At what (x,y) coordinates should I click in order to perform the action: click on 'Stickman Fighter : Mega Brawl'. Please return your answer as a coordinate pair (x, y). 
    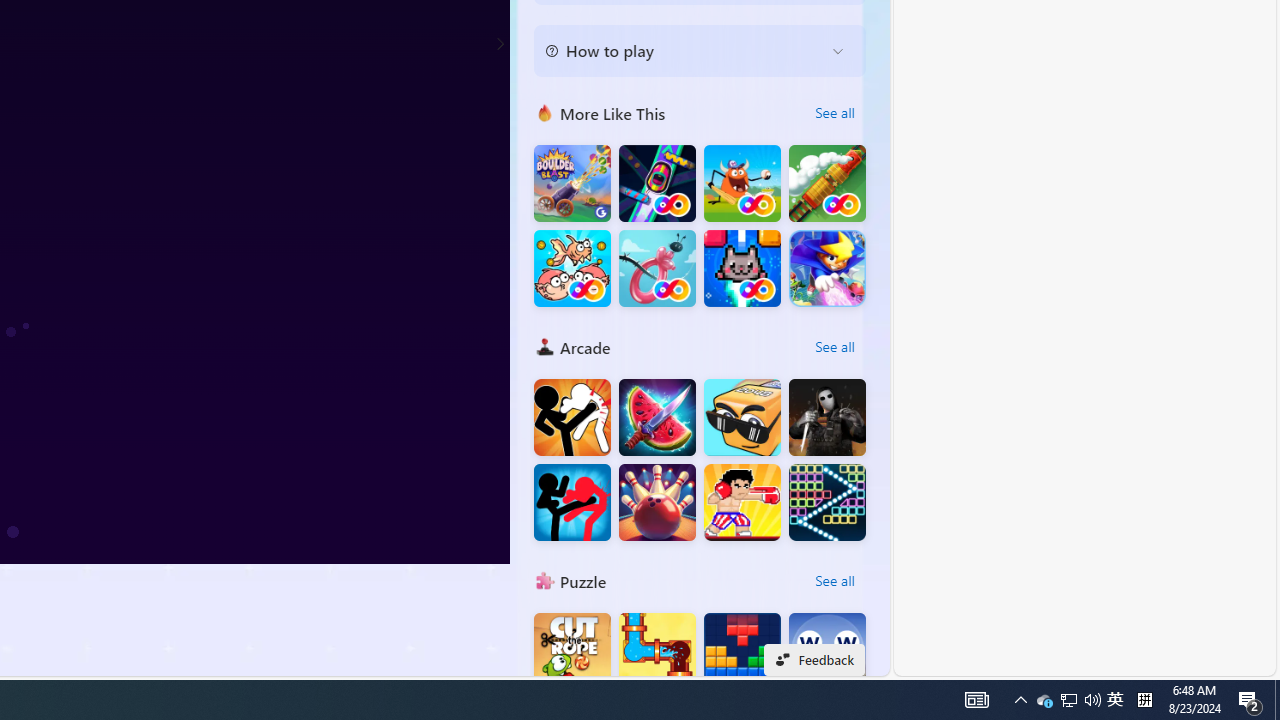
    Looking at the image, I should click on (571, 416).